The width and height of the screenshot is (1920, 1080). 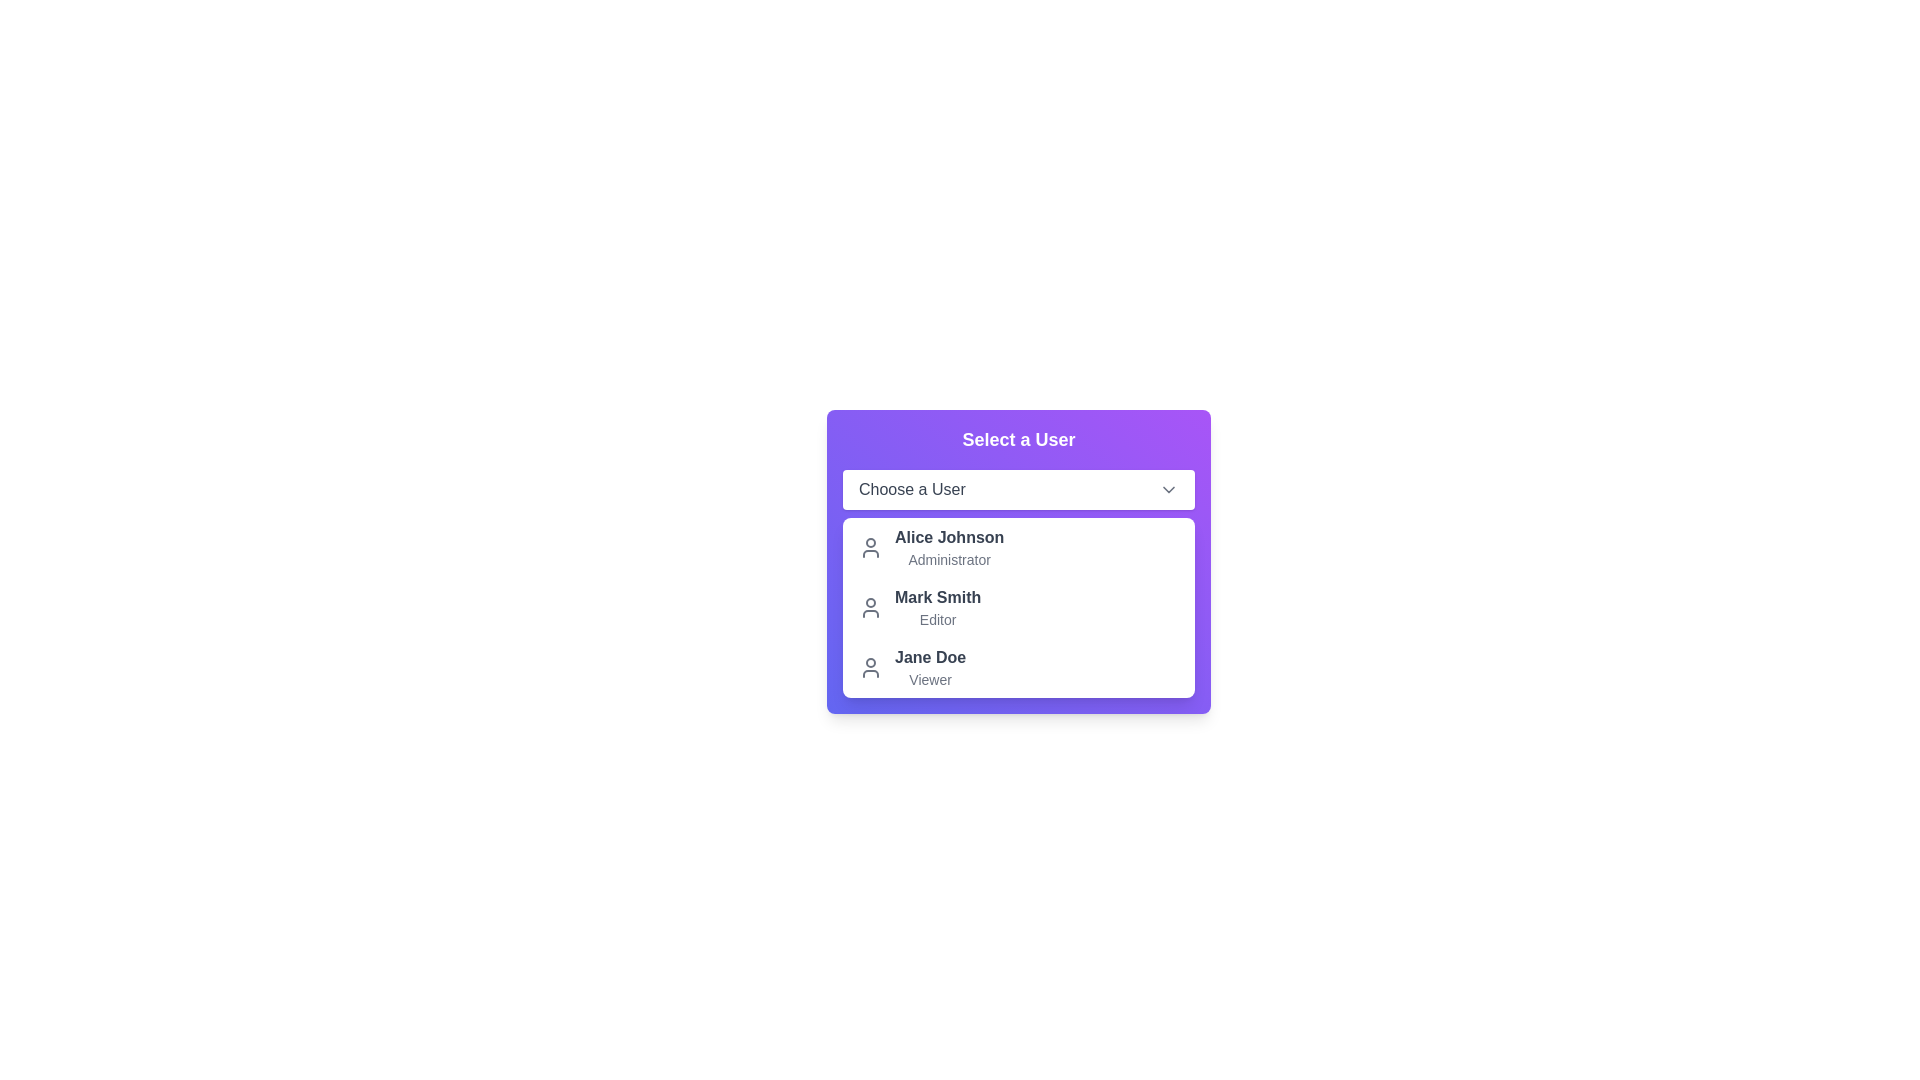 What do you see at coordinates (1018, 489) in the screenshot?
I see `the 'Choose a User' dropdown menu` at bounding box center [1018, 489].